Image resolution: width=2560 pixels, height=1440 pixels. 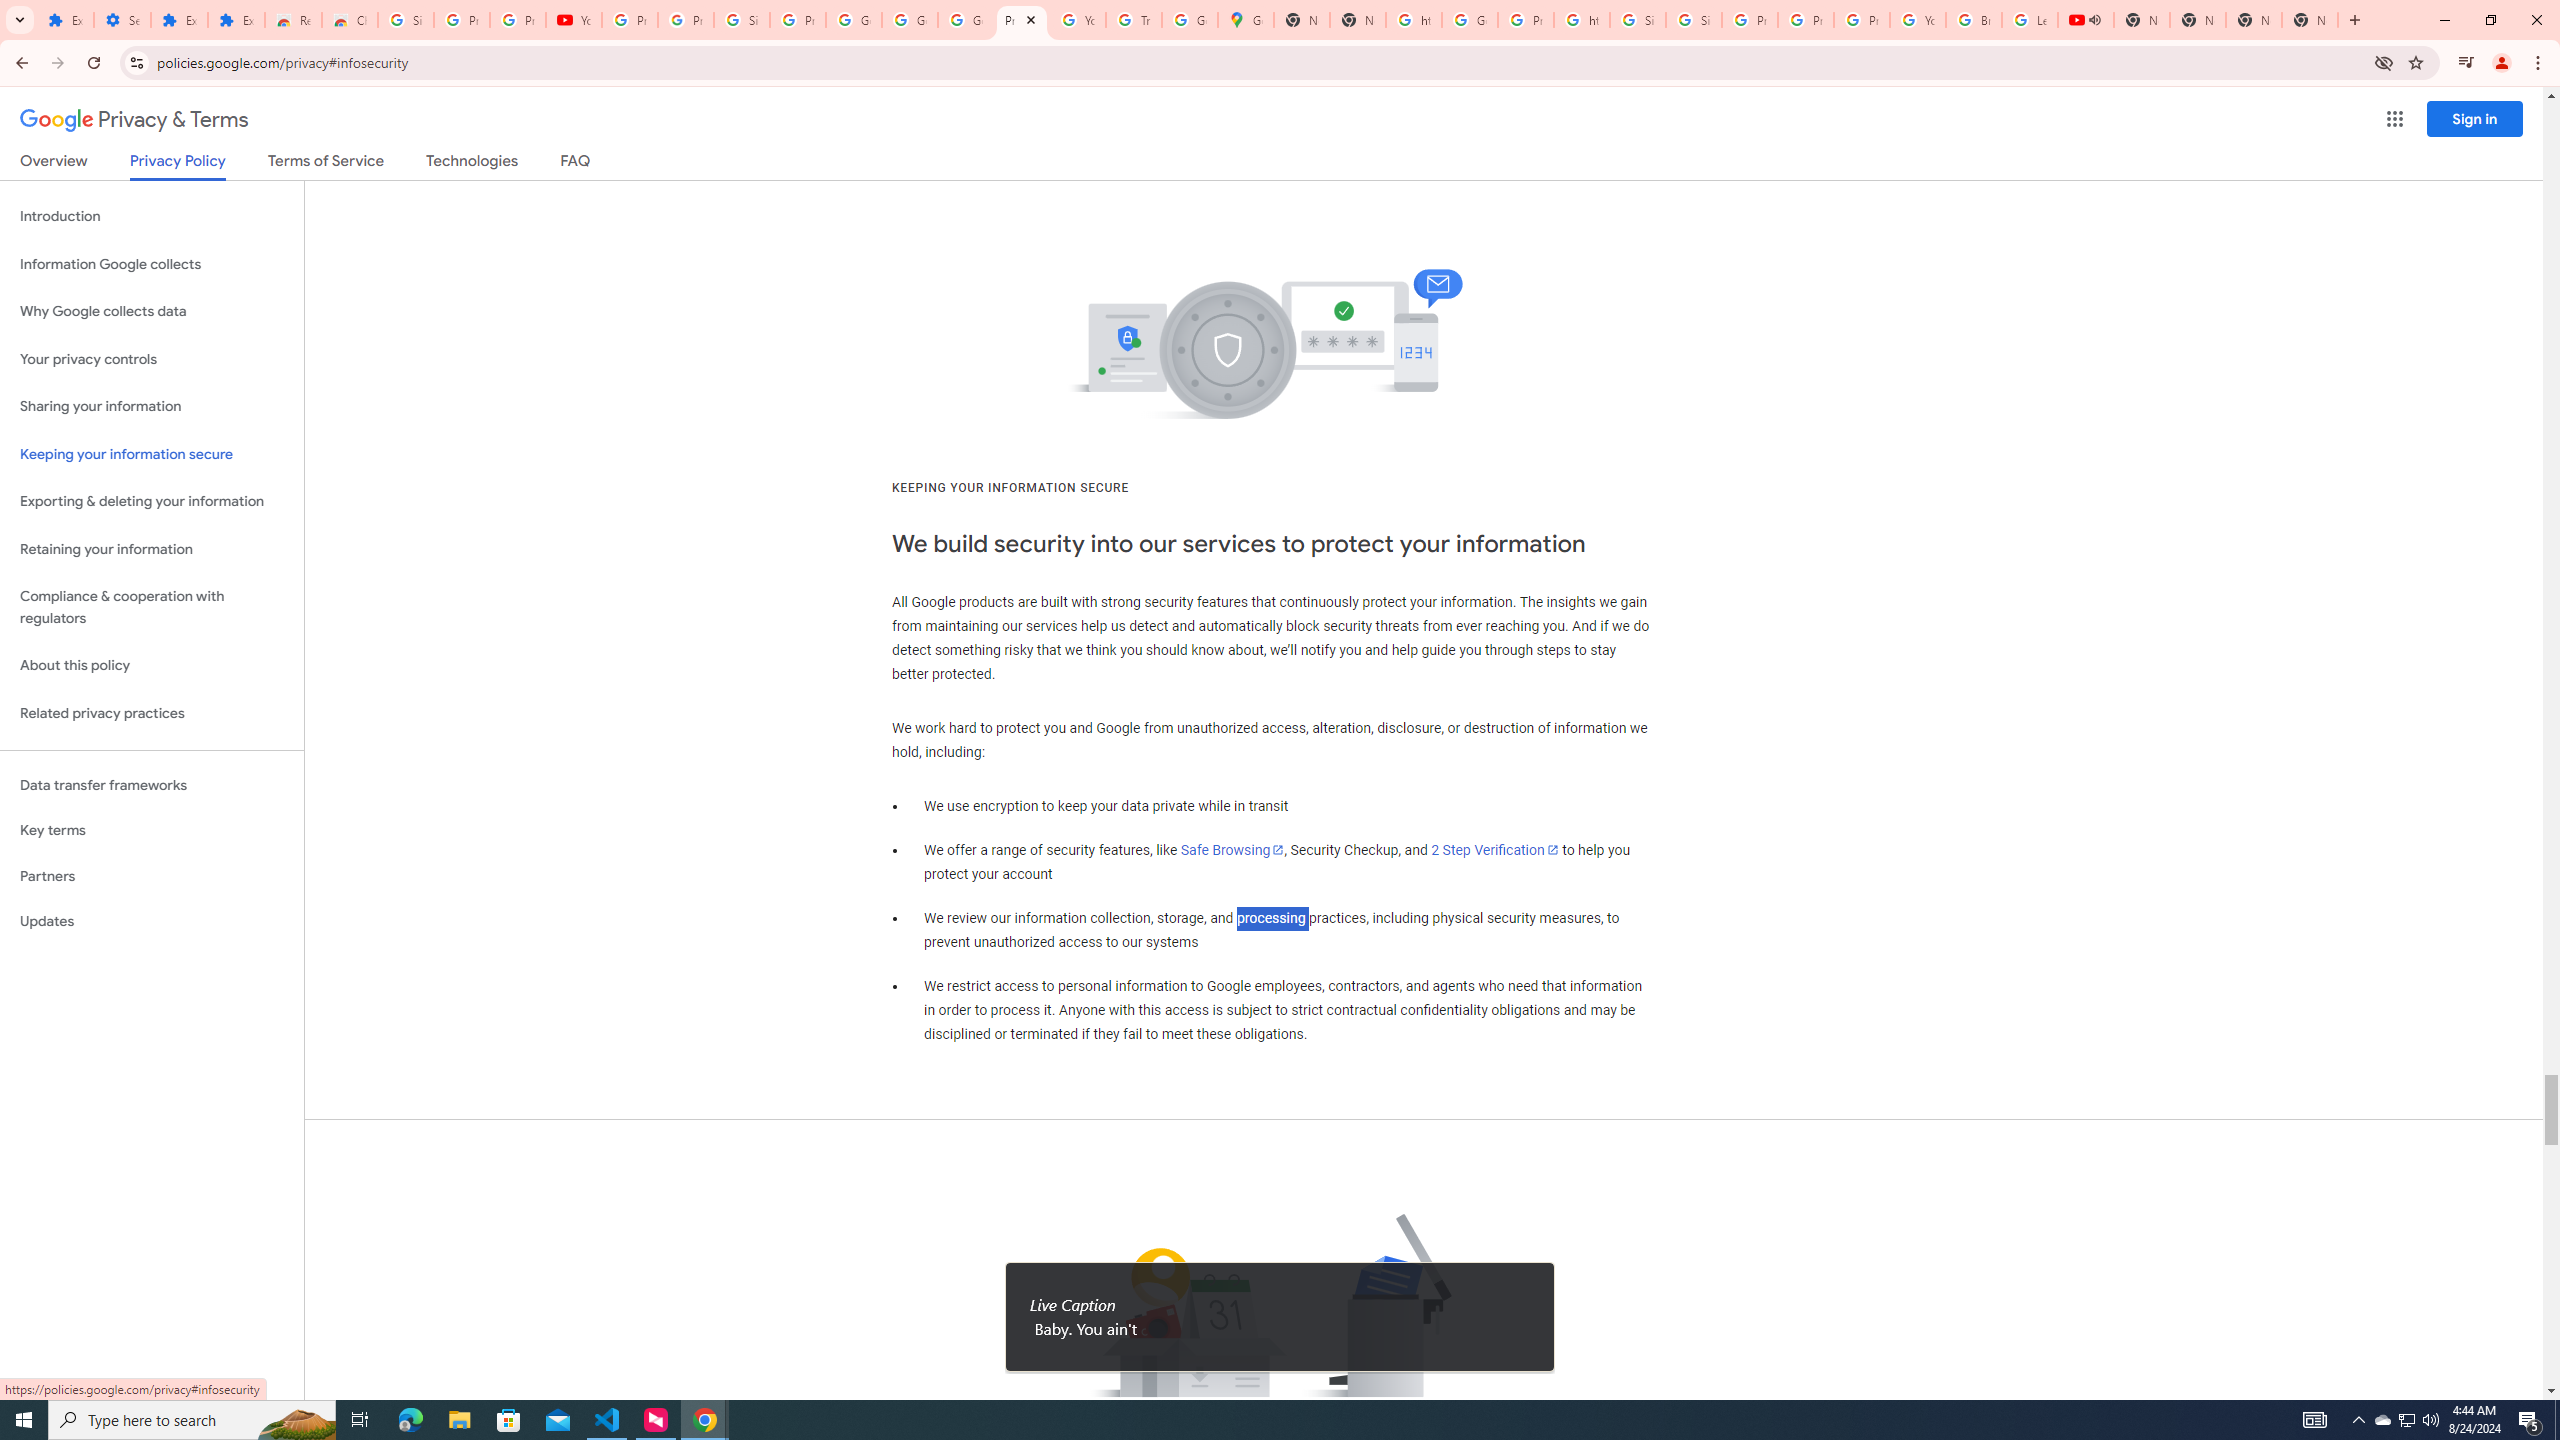 I want to click on 'Extensions', so click(x=179, y=19).